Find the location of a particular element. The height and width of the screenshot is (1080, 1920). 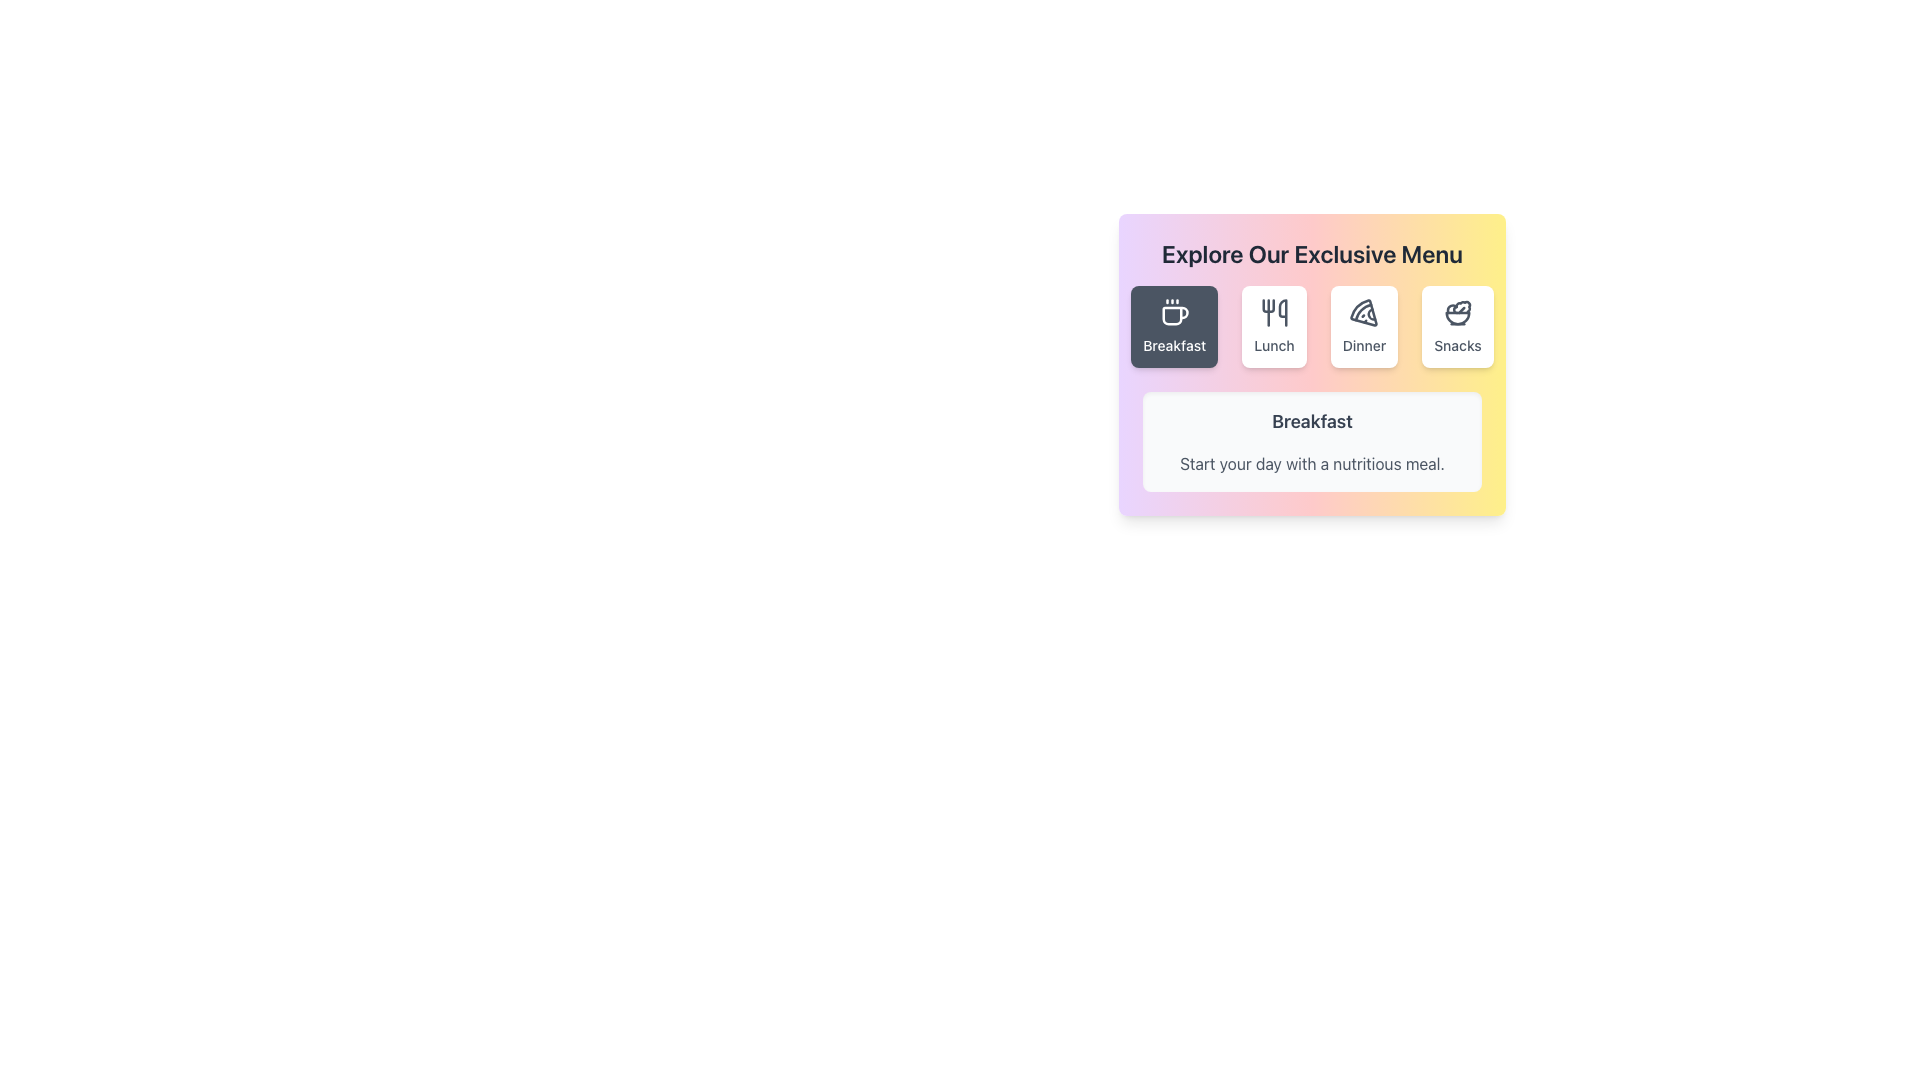

the small curved line forming part of the pizza-shaped icon within the 'Dinner' button in the 'Explore Our Exclusive Menu' section for tooltip or visual feedback is located at coordinates (1363, 312).